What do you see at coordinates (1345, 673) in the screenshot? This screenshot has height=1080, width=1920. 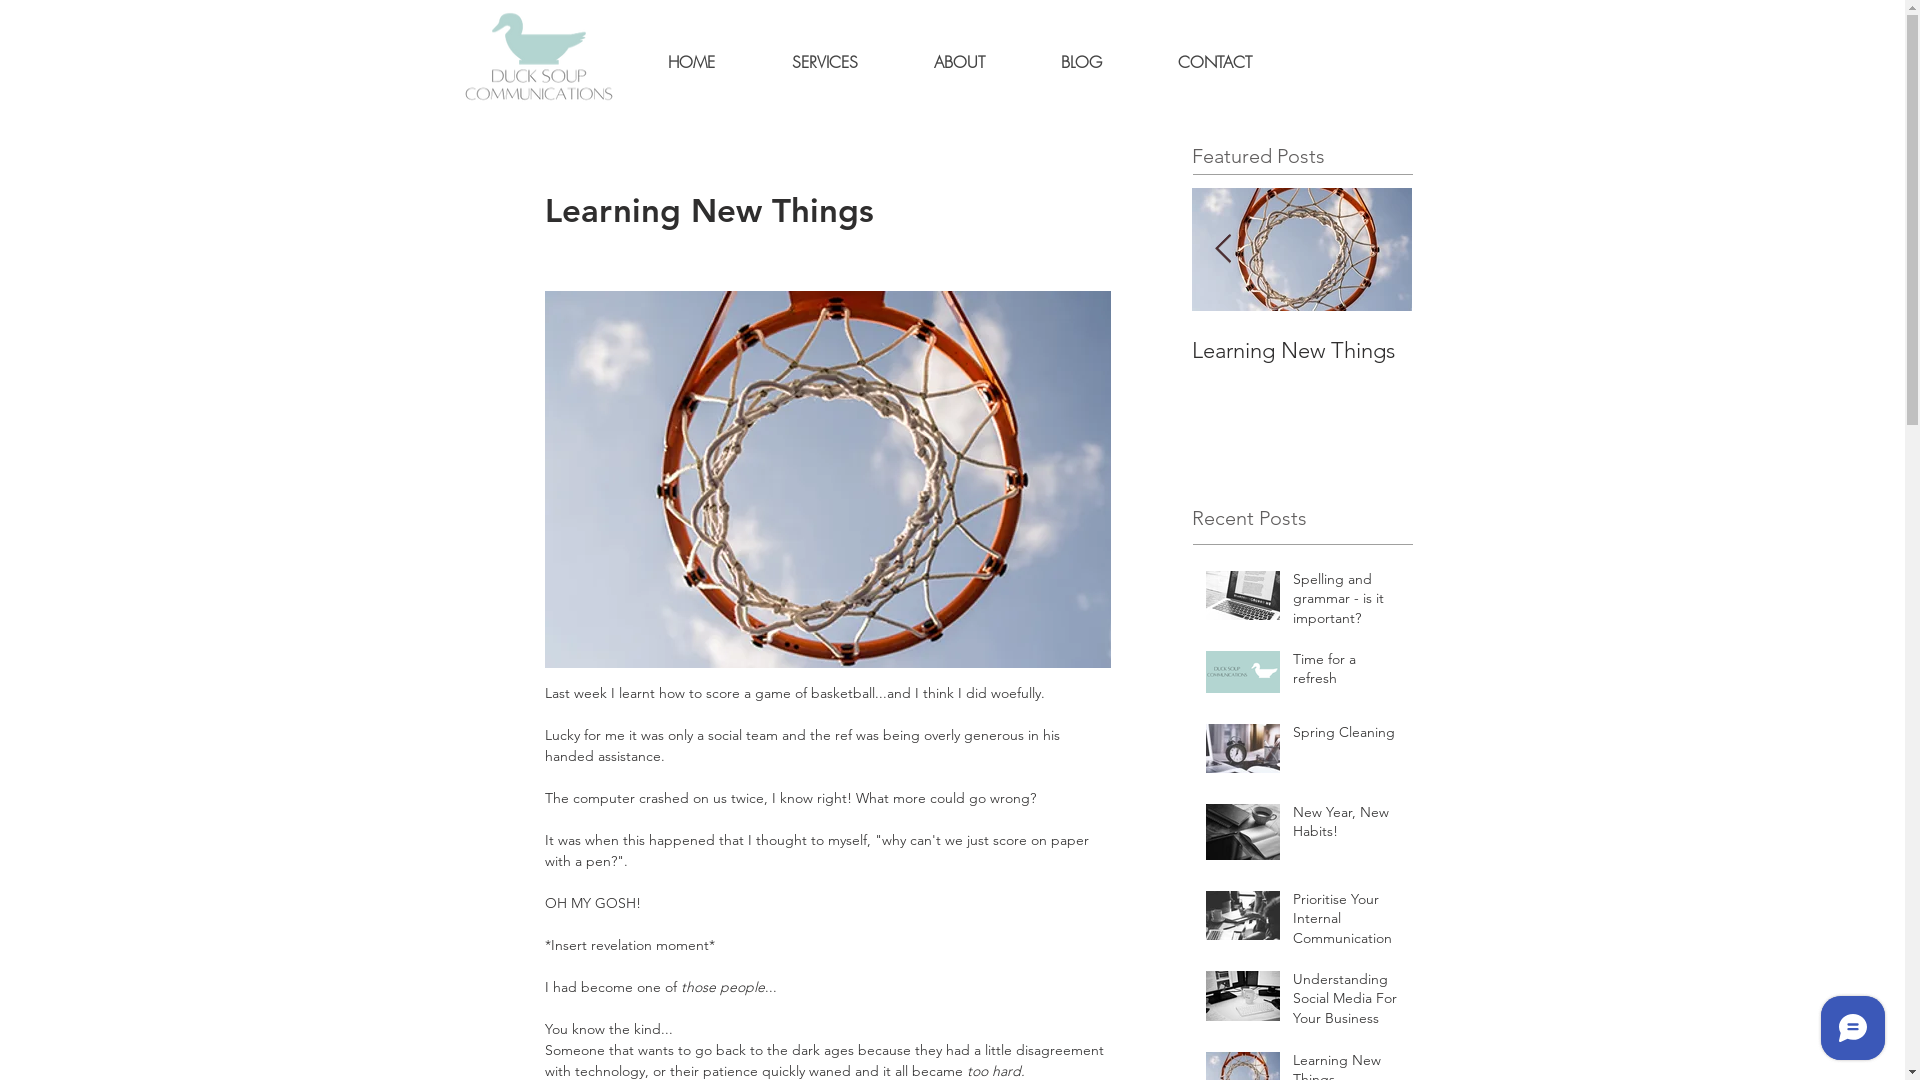 I see `'Time for a refresh'` at bounding box center [1345, 673].